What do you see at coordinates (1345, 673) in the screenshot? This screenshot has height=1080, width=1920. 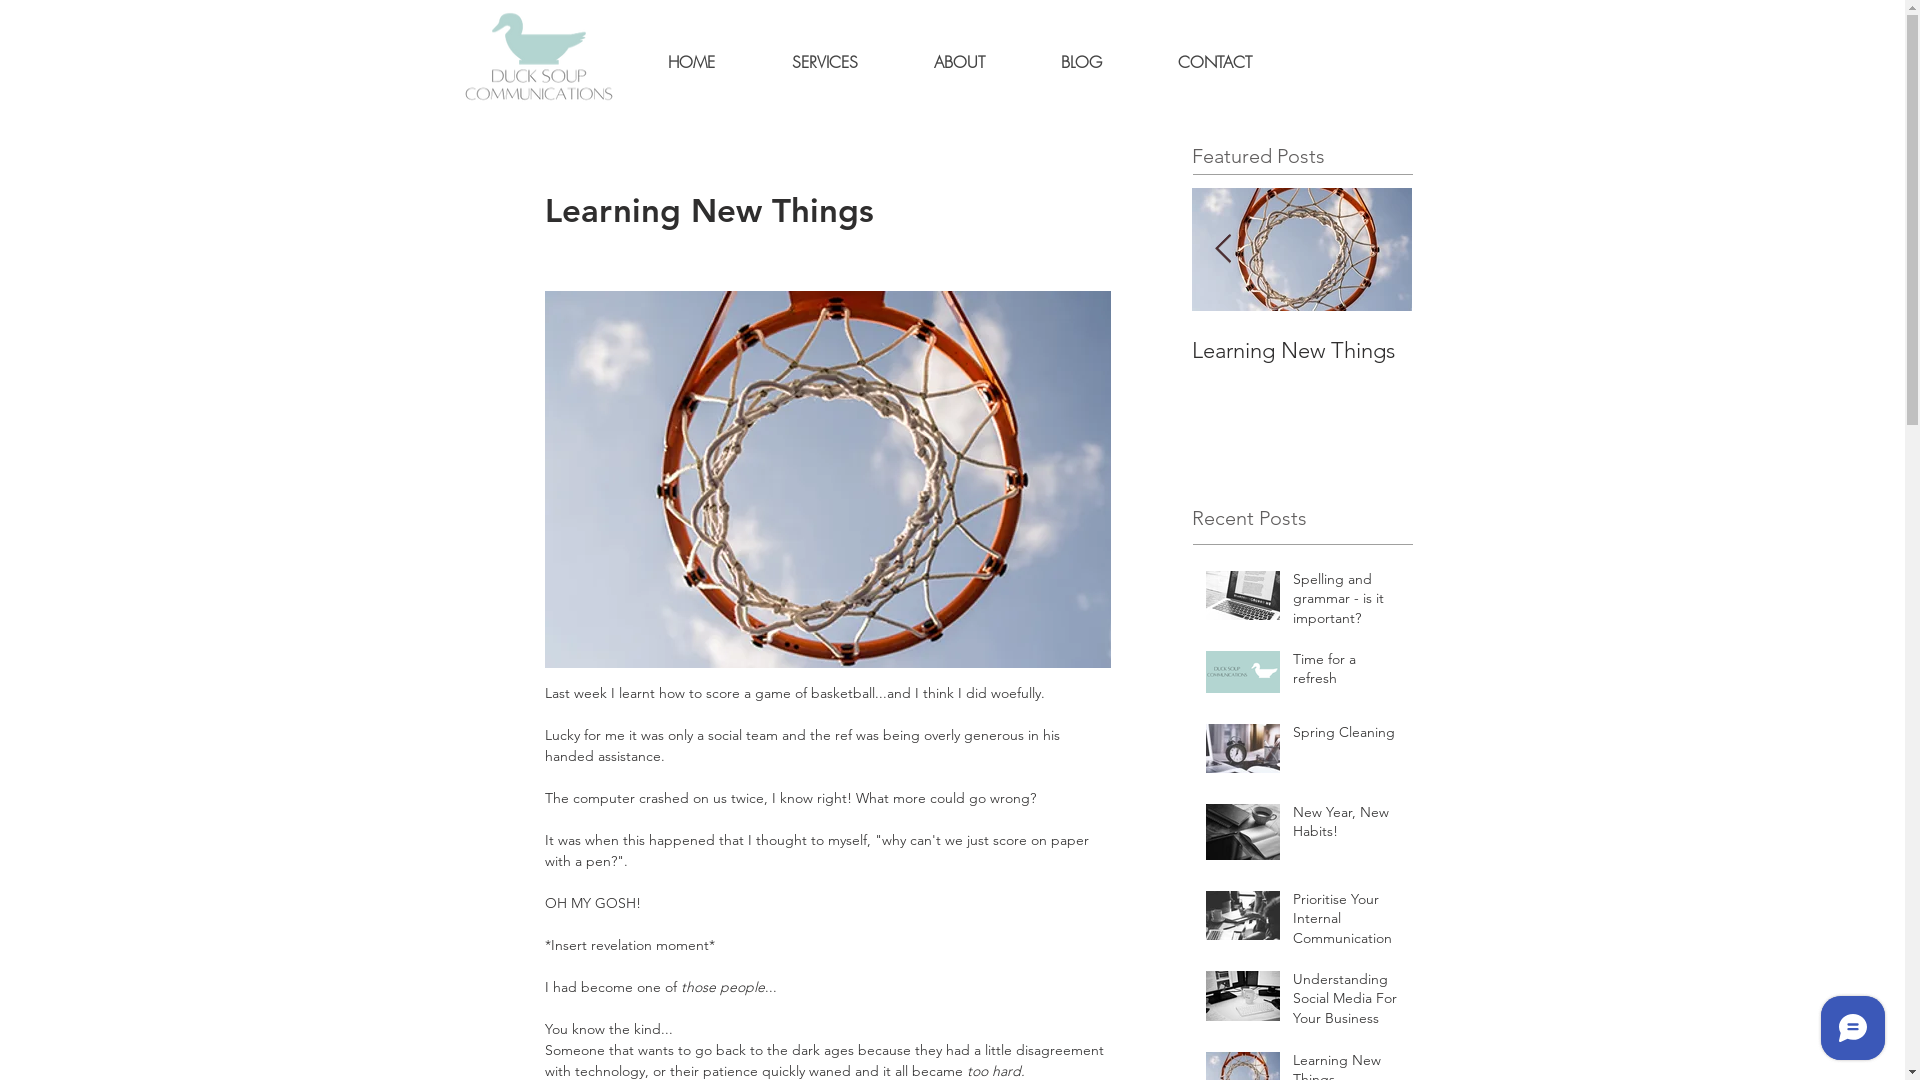 I see `'Time for a refresh'` at bounding box center [1345, 673].